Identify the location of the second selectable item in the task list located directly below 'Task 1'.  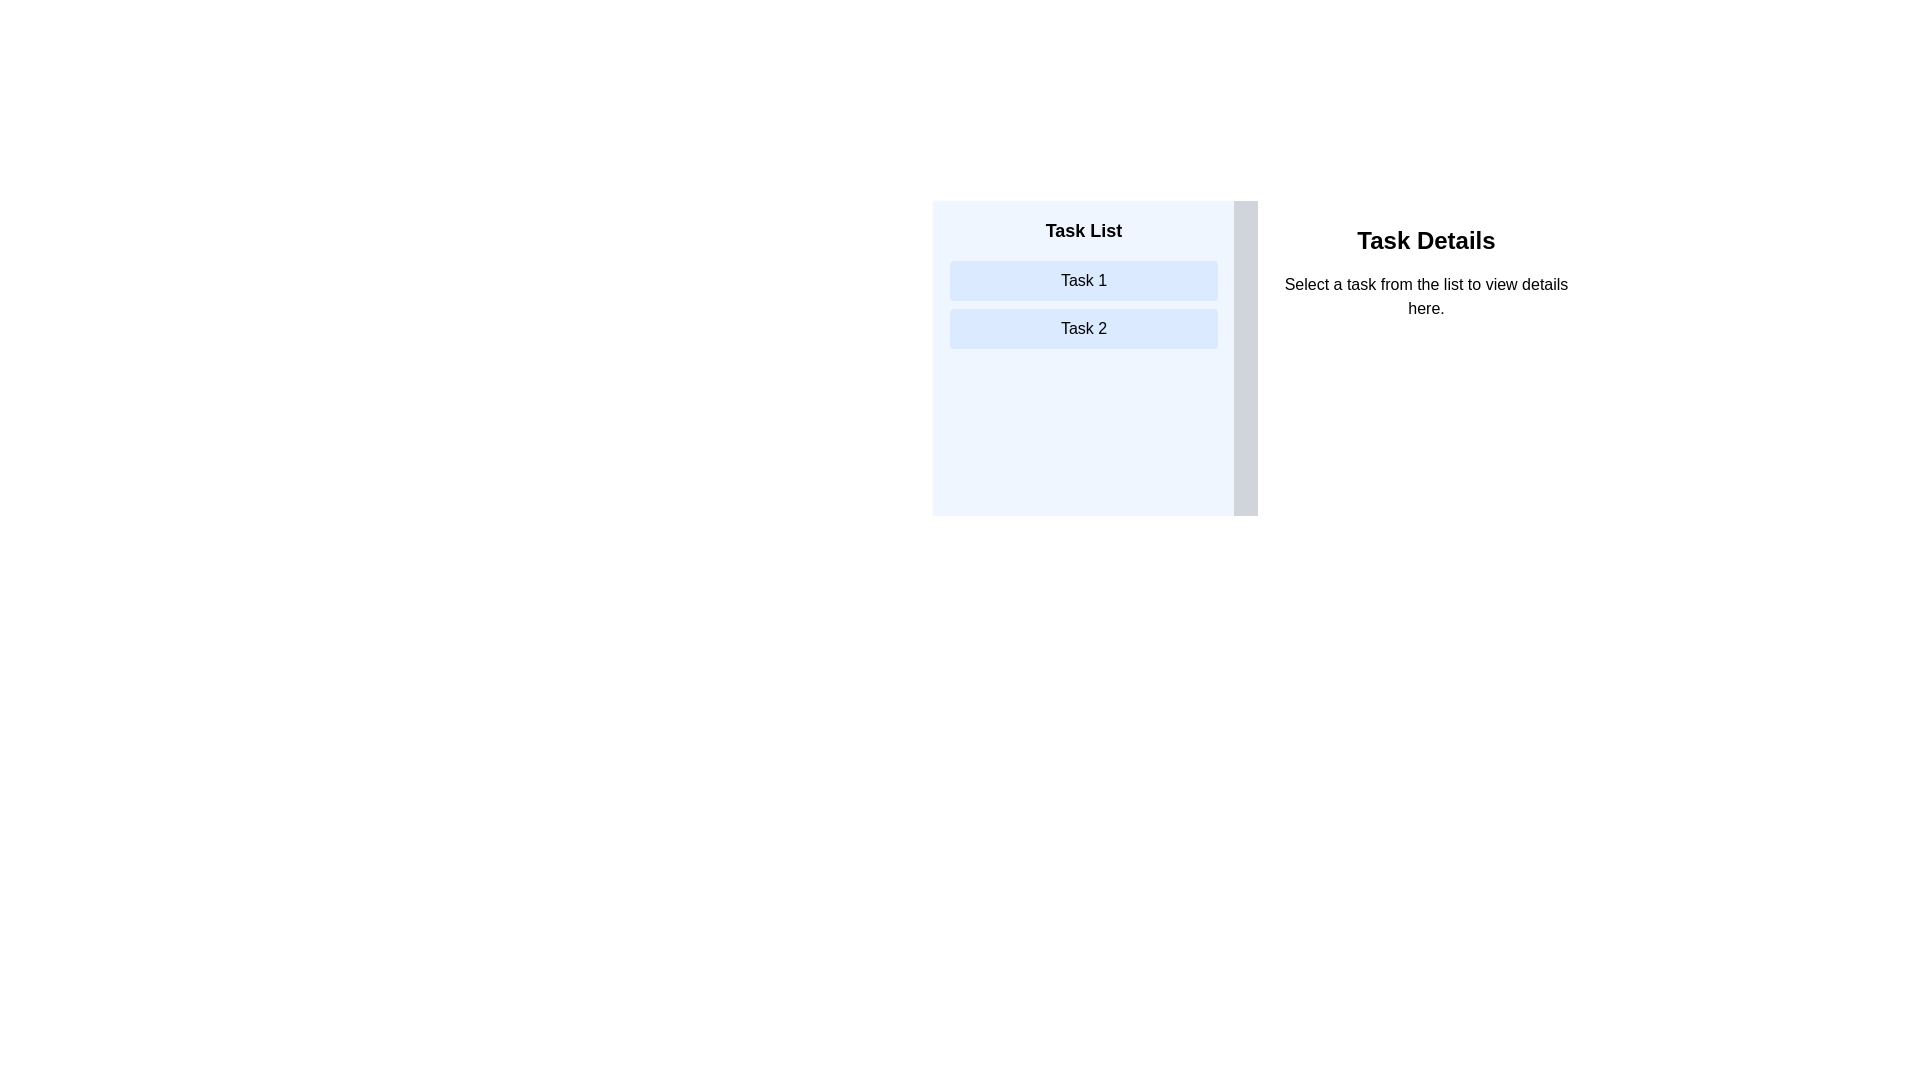
(1083, 327).